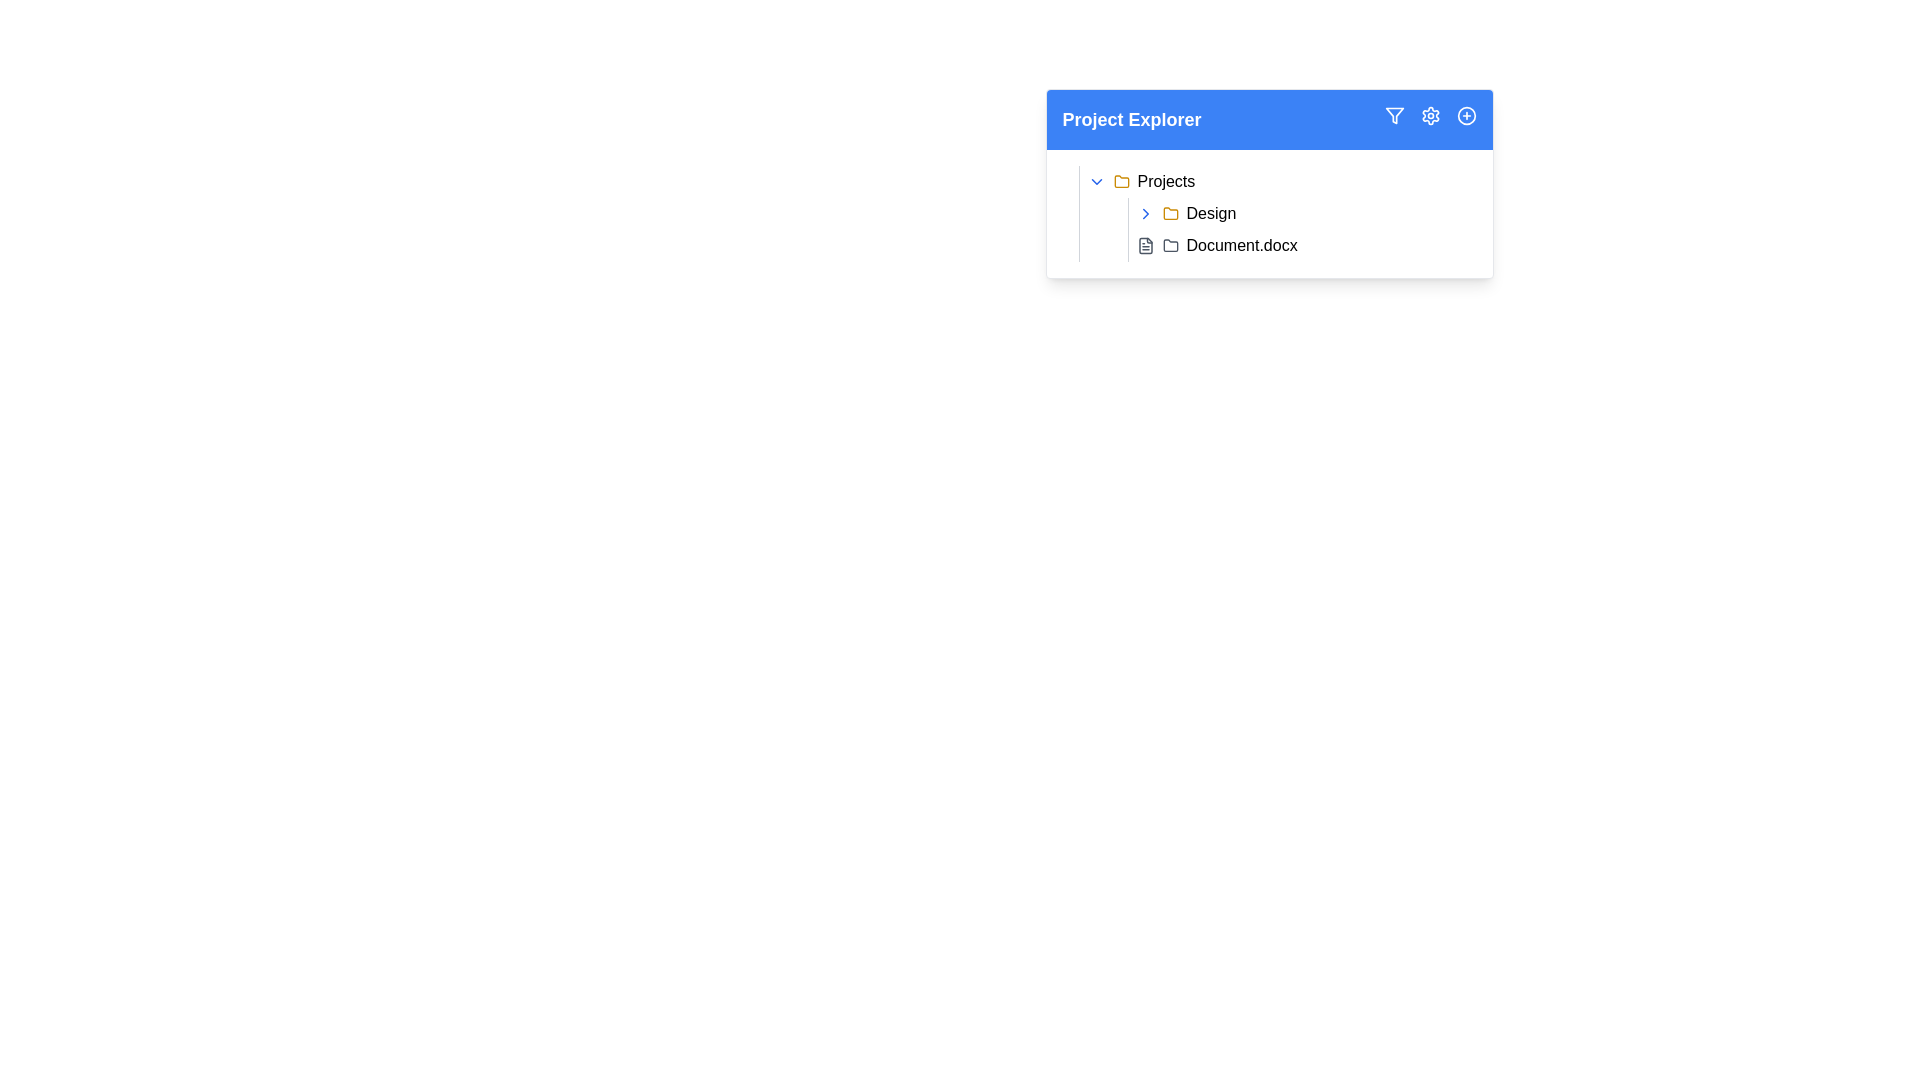 This screenshot has height=1080, width=1920. I want to click on the document icon, which is a small icon resembling a document with a gray outline, located to the left of the text 'Document.docx' in the project explorer, to select the associated file, so click(1145, 245).